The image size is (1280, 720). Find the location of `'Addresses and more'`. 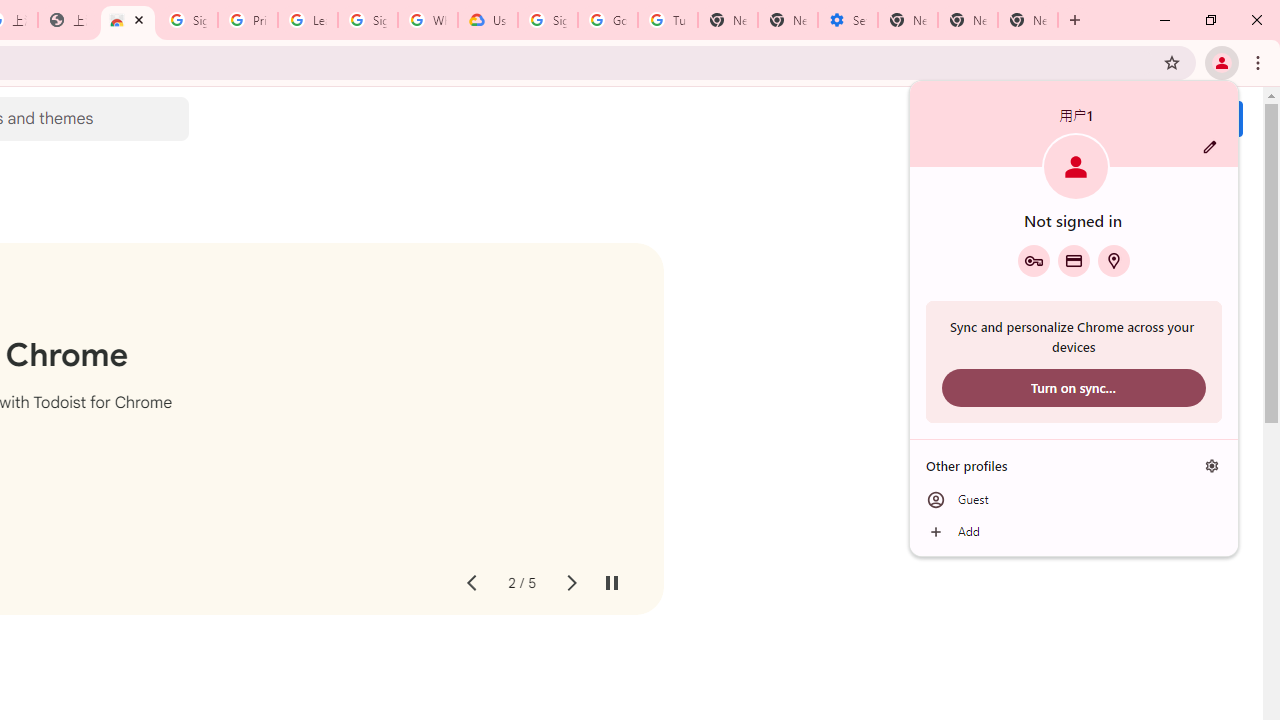

'Addresses and more' is located at coordinates (1113, 260).